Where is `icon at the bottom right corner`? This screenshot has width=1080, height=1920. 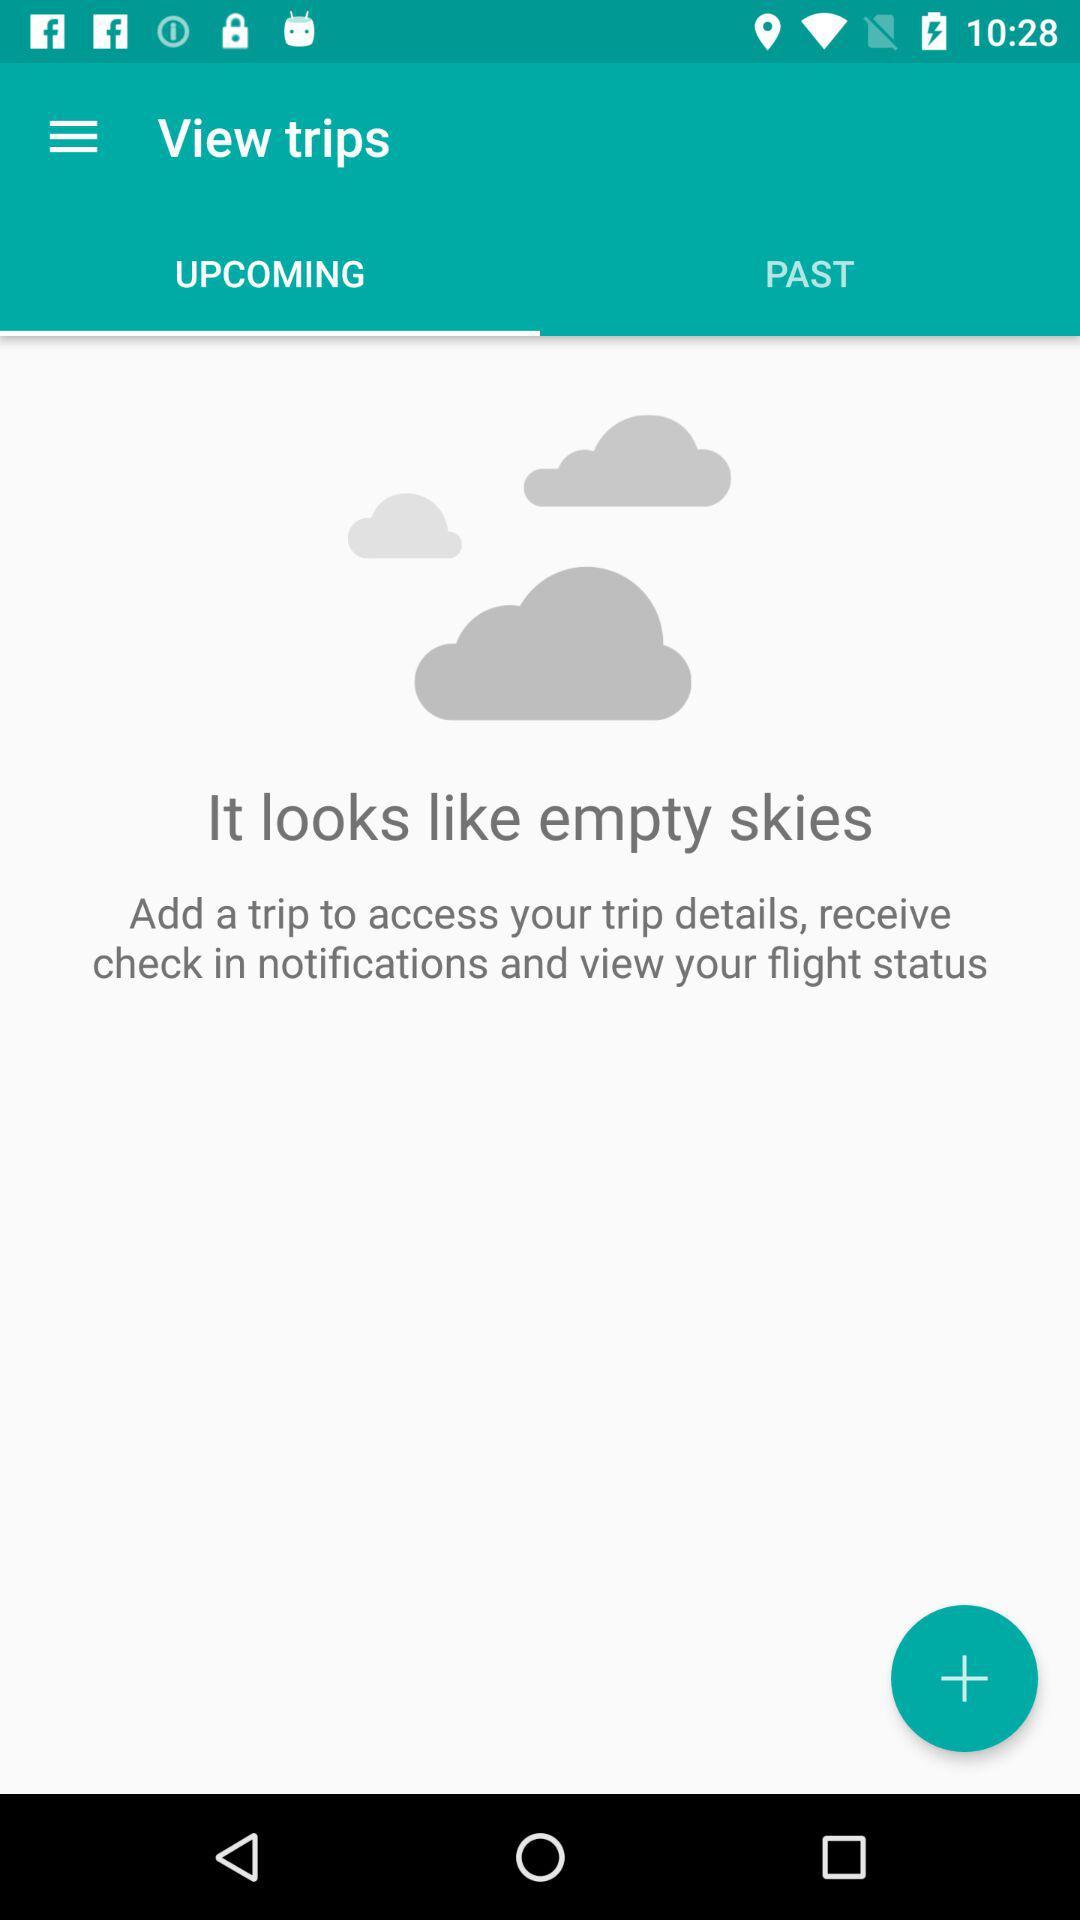
icon at the bottom right corner is located at coordinates (963, 1678).